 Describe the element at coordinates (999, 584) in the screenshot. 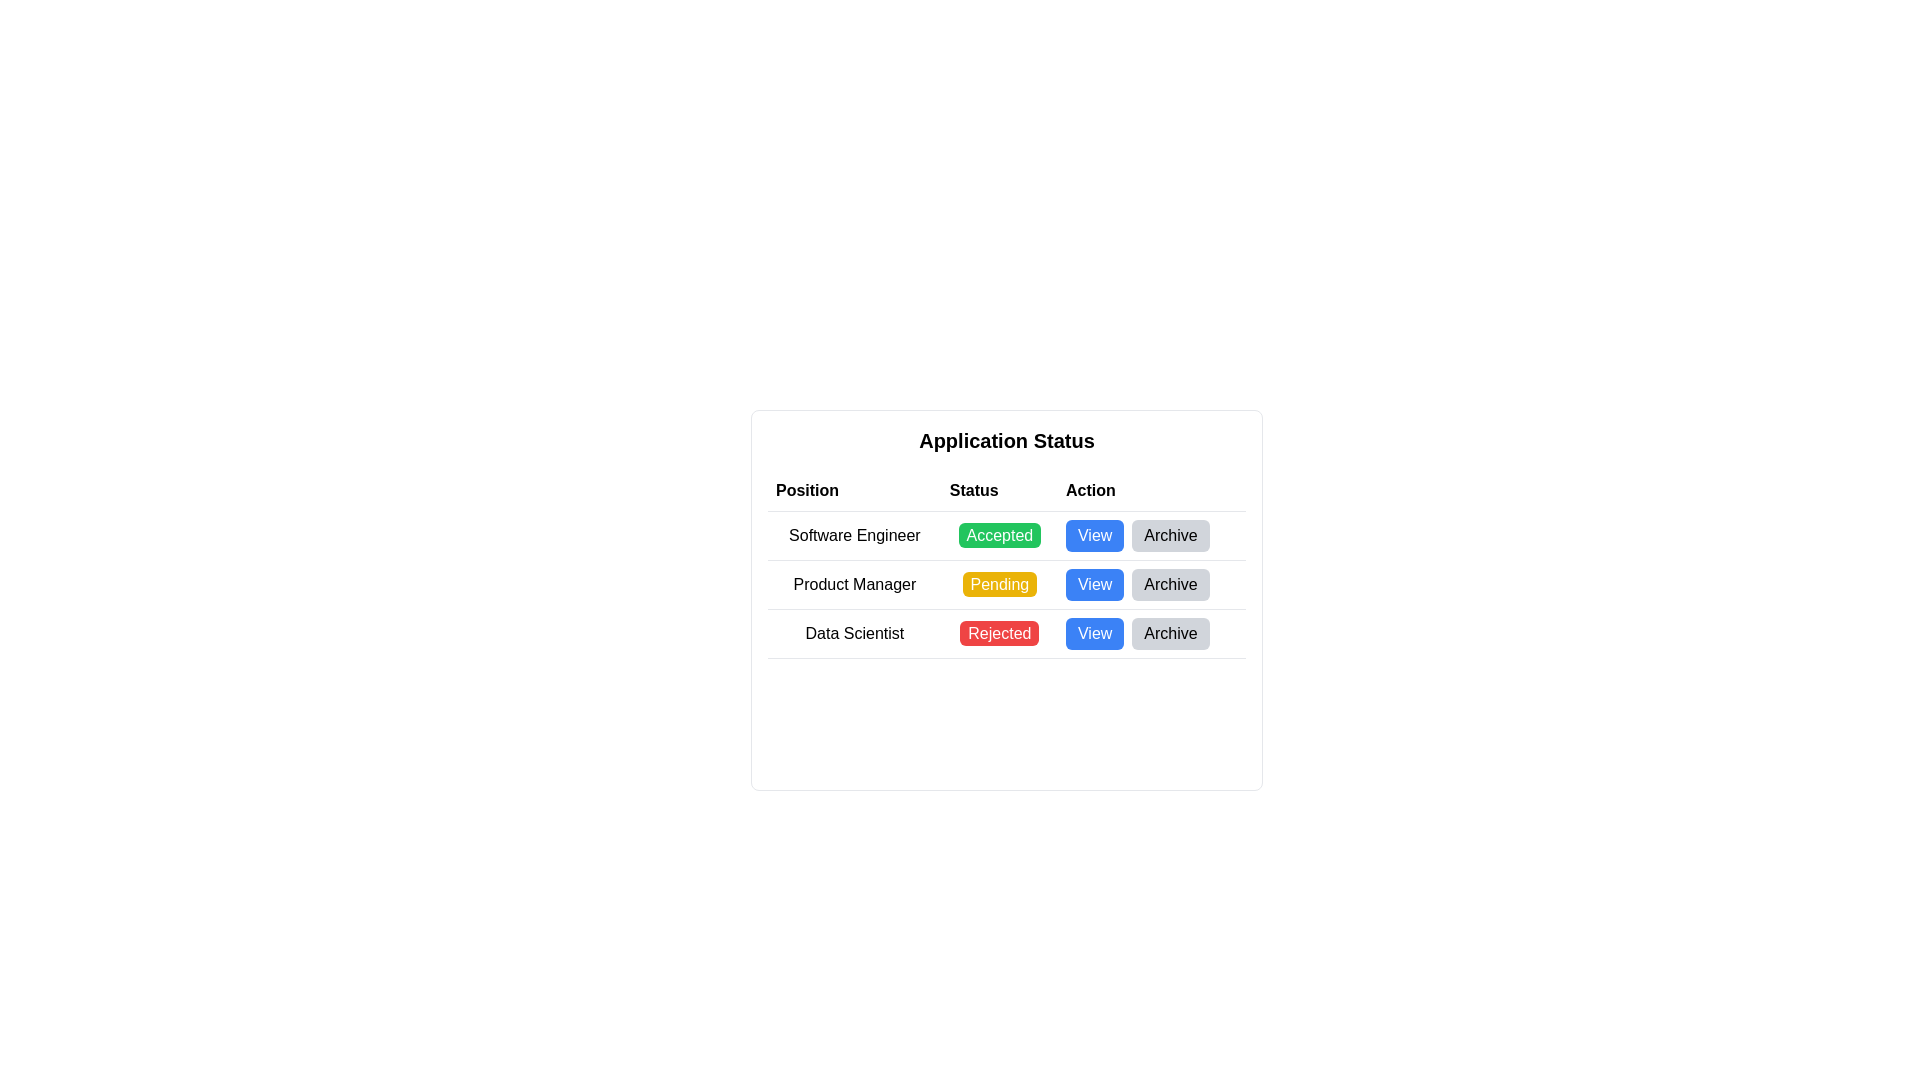

I see `the 'Pending' label indicating the status of the job application for the 'Product Manager' position in the second row of the table` at that location.